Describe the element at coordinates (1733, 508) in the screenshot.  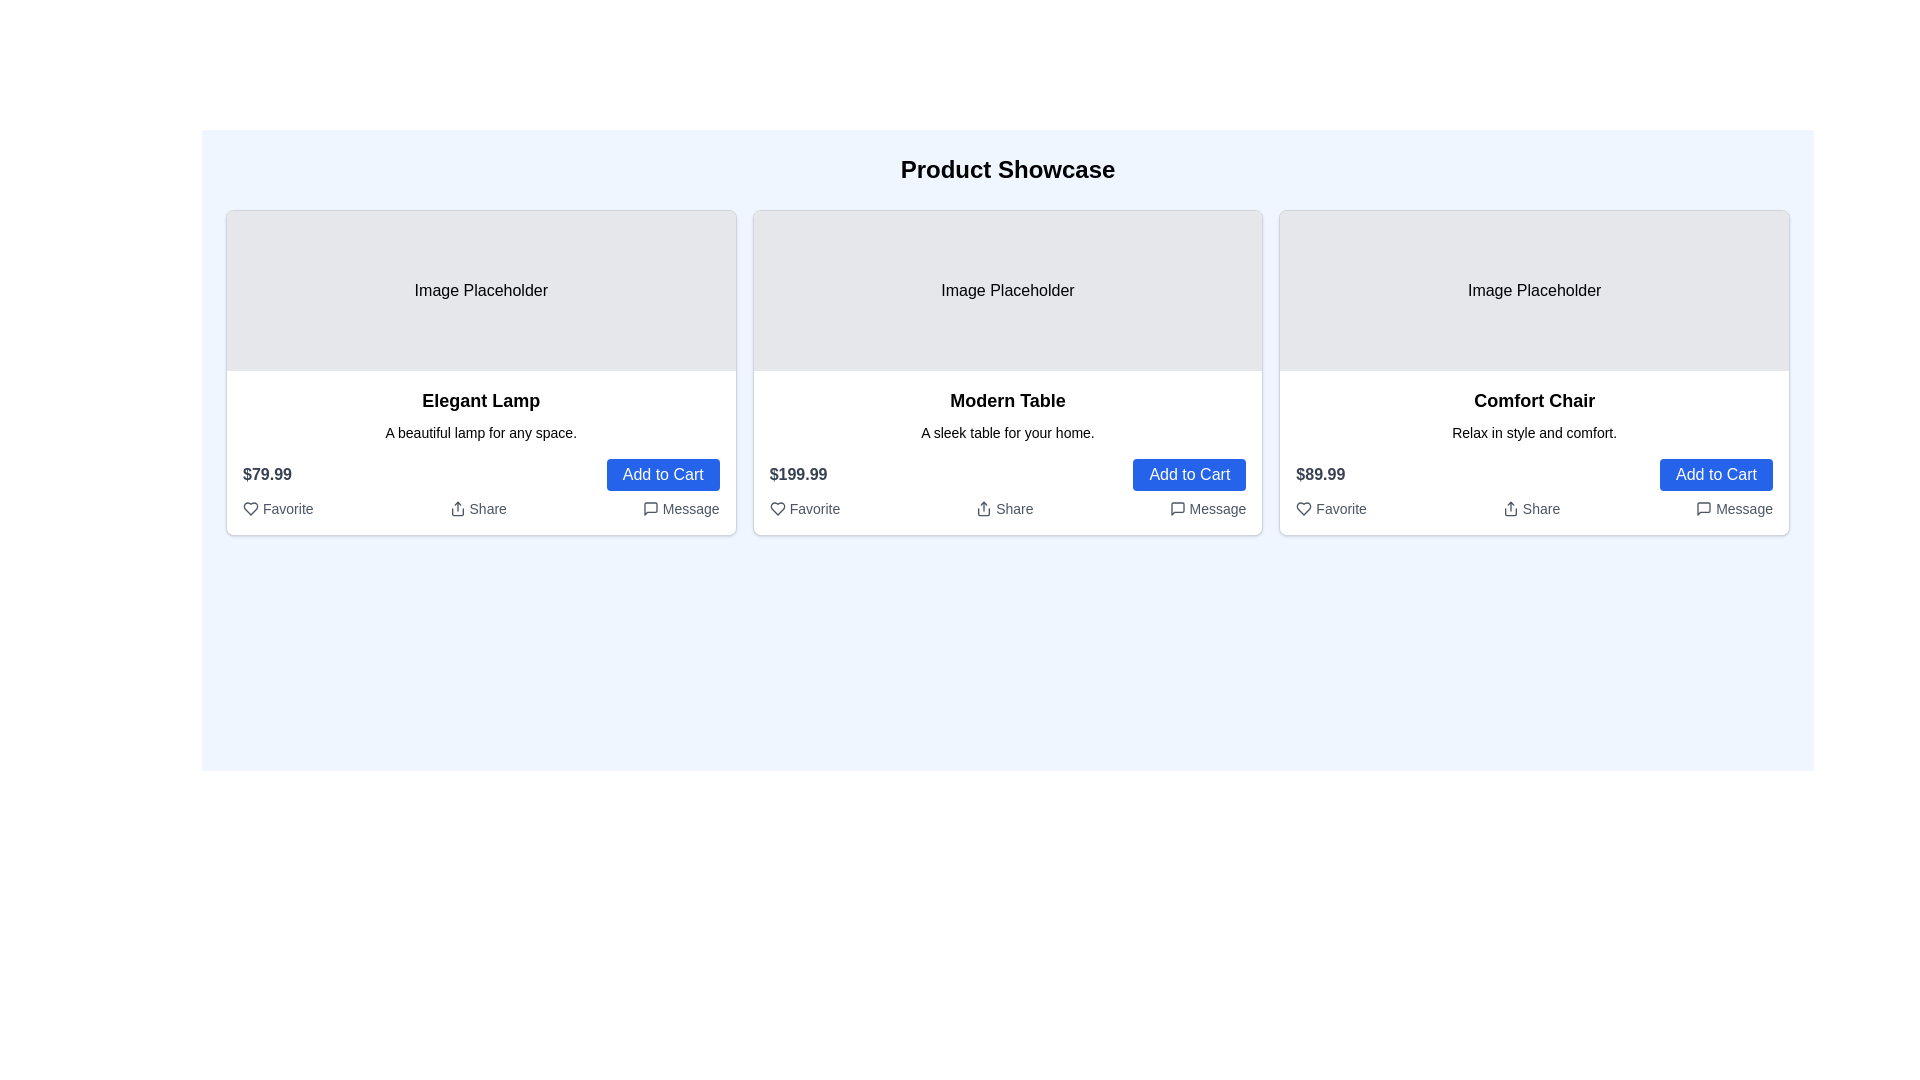
I see `the 'Message' button located in the rightmost card labeled 'Comfort Chair', which features a speech bubble icon and is the last button in the card's footer` at that location.